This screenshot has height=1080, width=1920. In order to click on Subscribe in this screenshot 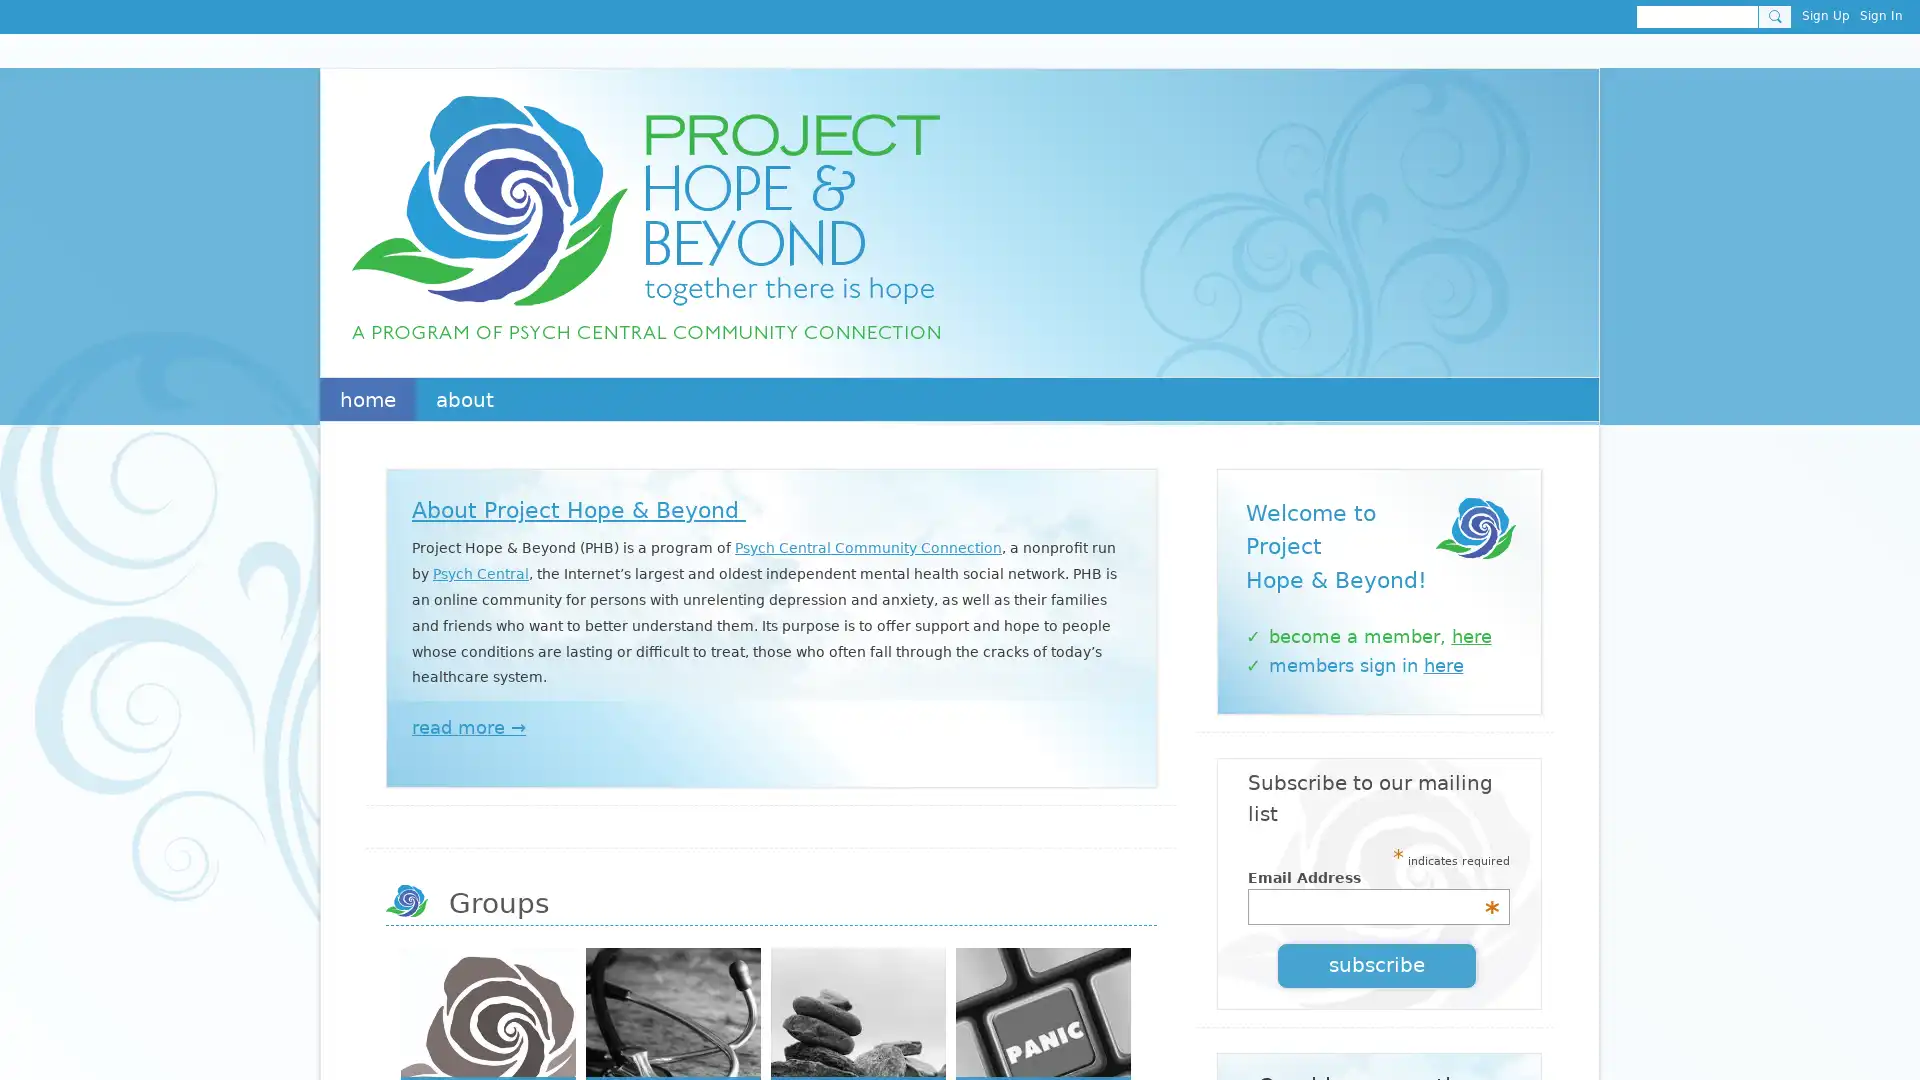, I will do `click(1376, 963)`.